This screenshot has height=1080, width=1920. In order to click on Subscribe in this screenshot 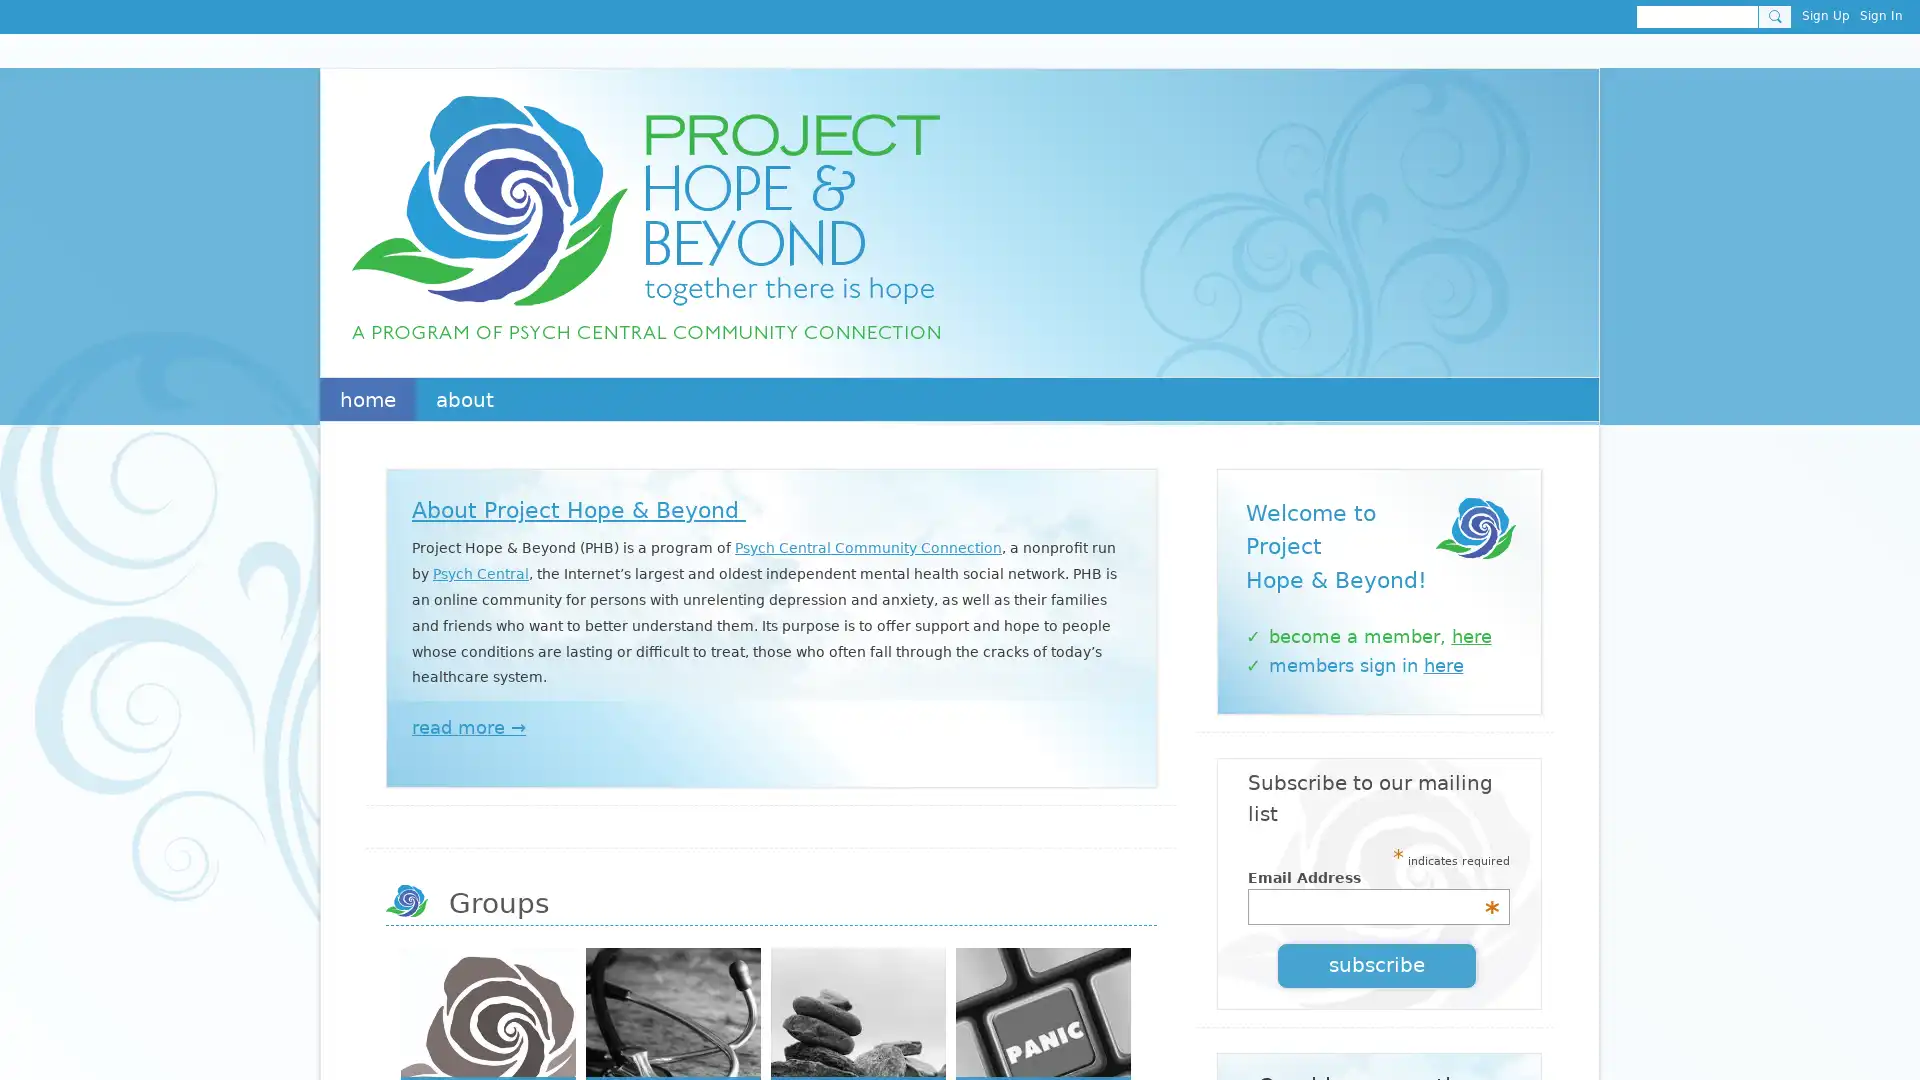, I will do `click(1376, 963)`.